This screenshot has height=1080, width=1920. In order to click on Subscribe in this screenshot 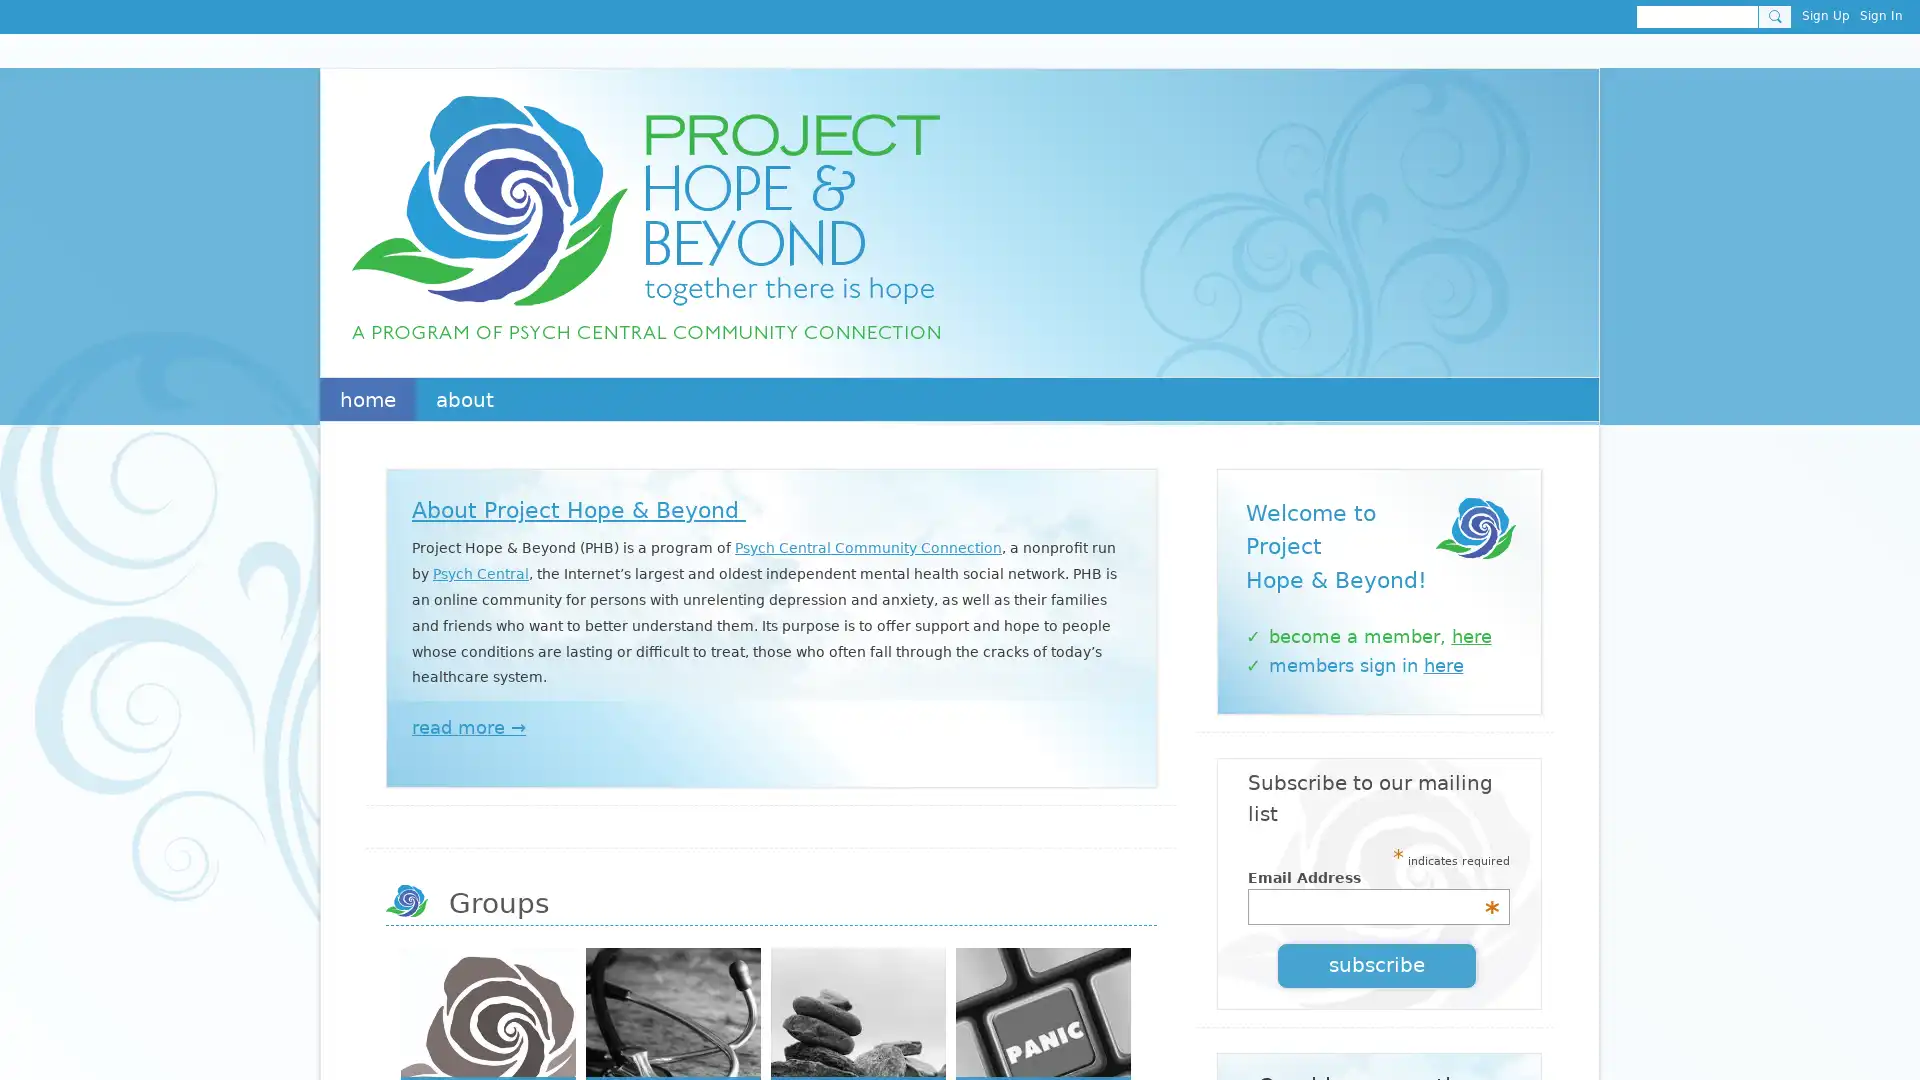, I will do `click(1376, 963)`.